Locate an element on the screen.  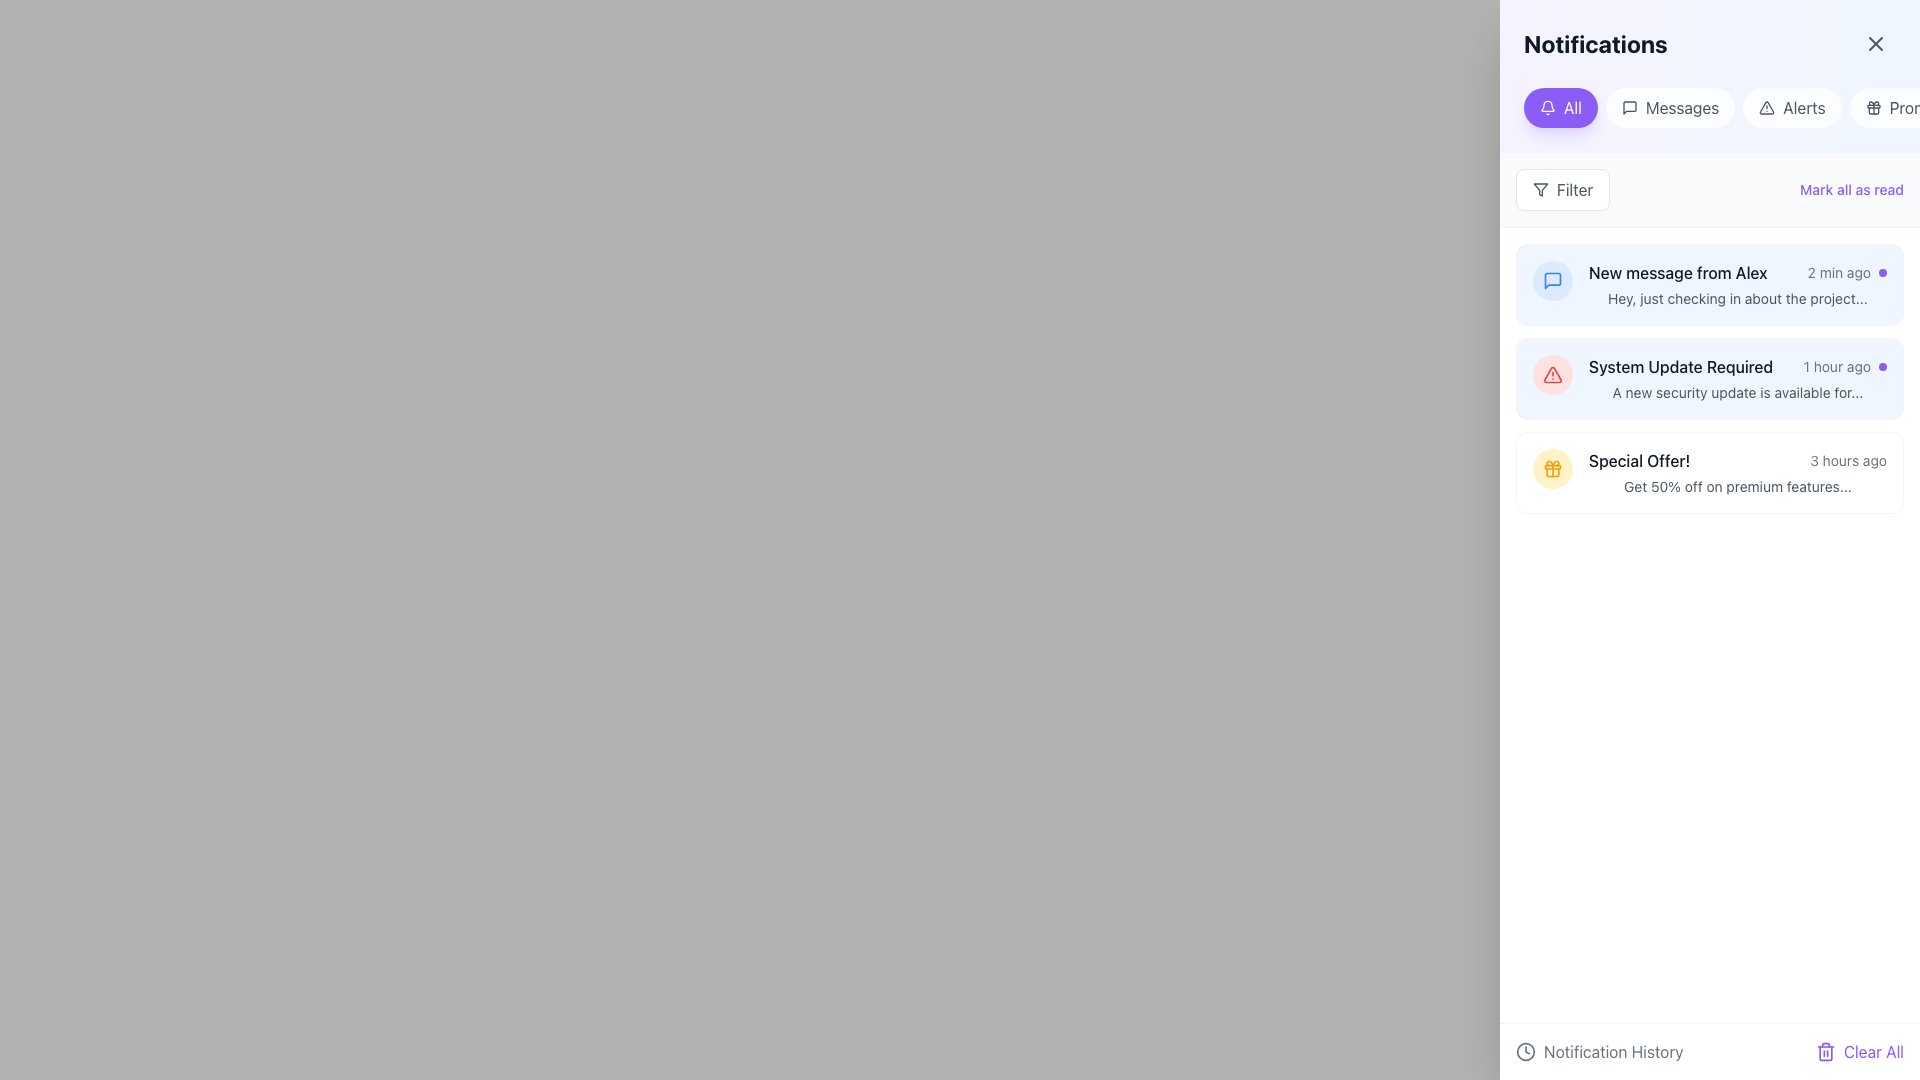
the close button for the notifications panel located at the top-right corner of the 'Notifications' header bar is located at coordinates (1875, 43).